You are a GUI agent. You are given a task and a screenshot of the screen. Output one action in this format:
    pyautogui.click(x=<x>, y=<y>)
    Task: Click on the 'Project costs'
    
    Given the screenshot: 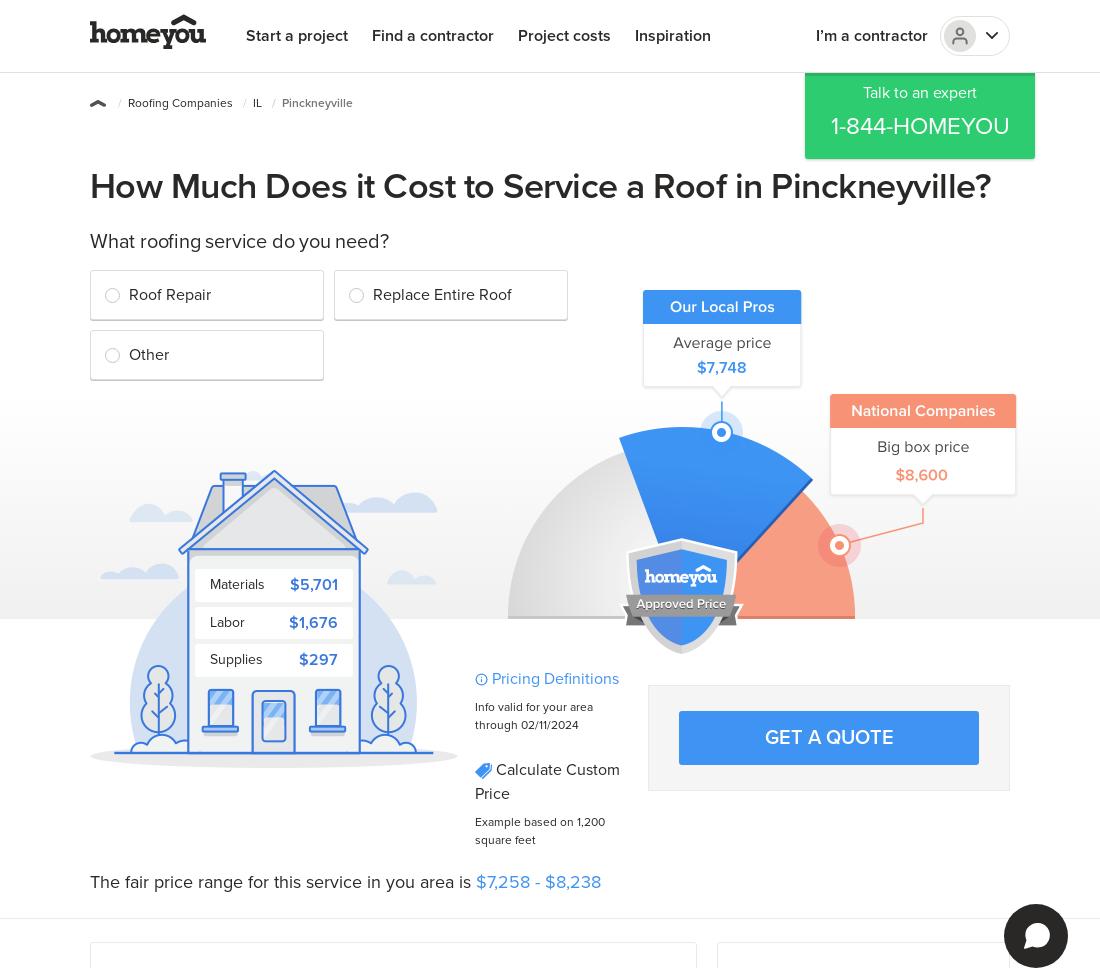 What is the action you would take?
    pyautogui.click(x=517, y=36)
    